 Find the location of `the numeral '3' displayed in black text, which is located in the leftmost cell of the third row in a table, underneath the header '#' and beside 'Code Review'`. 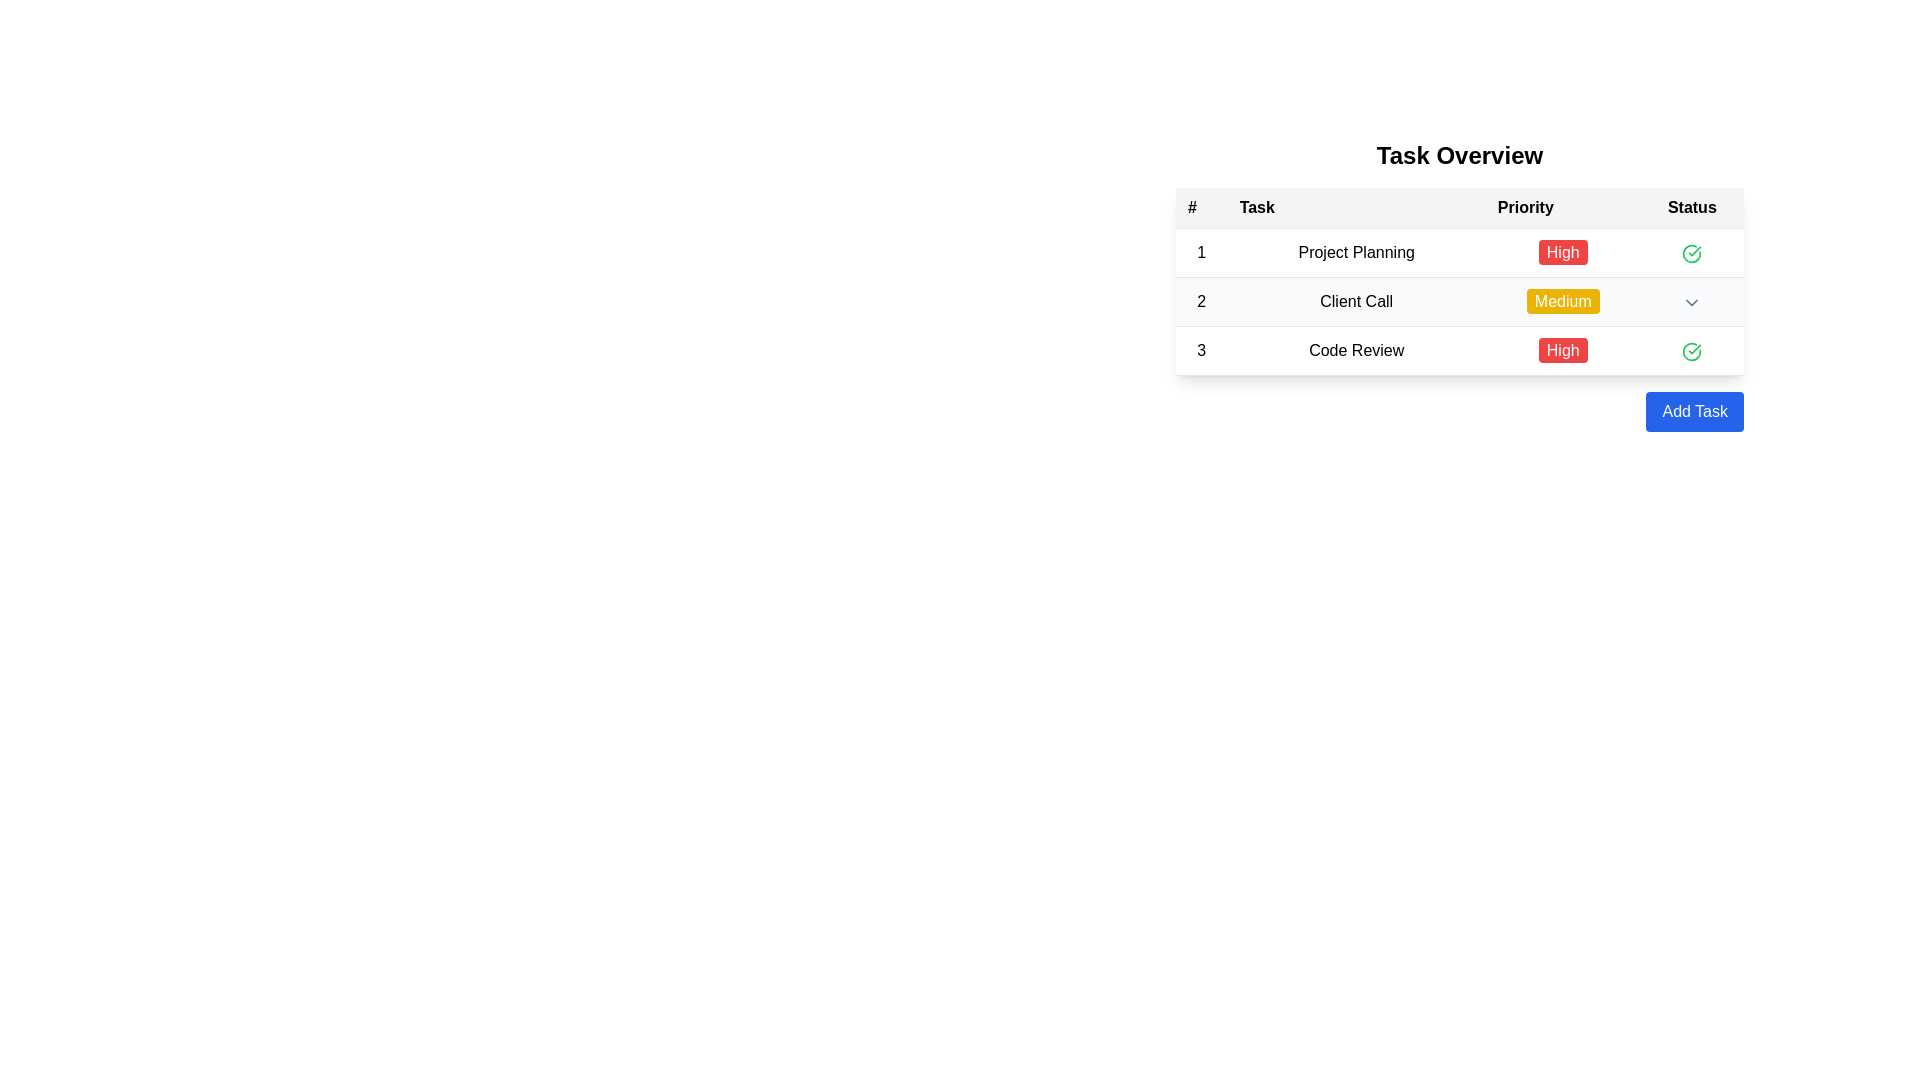

the numeral '3' displayed in black text, which is located in the leftmost cell of the third row in a table, underneath the header '#' and beside 'Code Review' is located at coordinates (1200, 350).